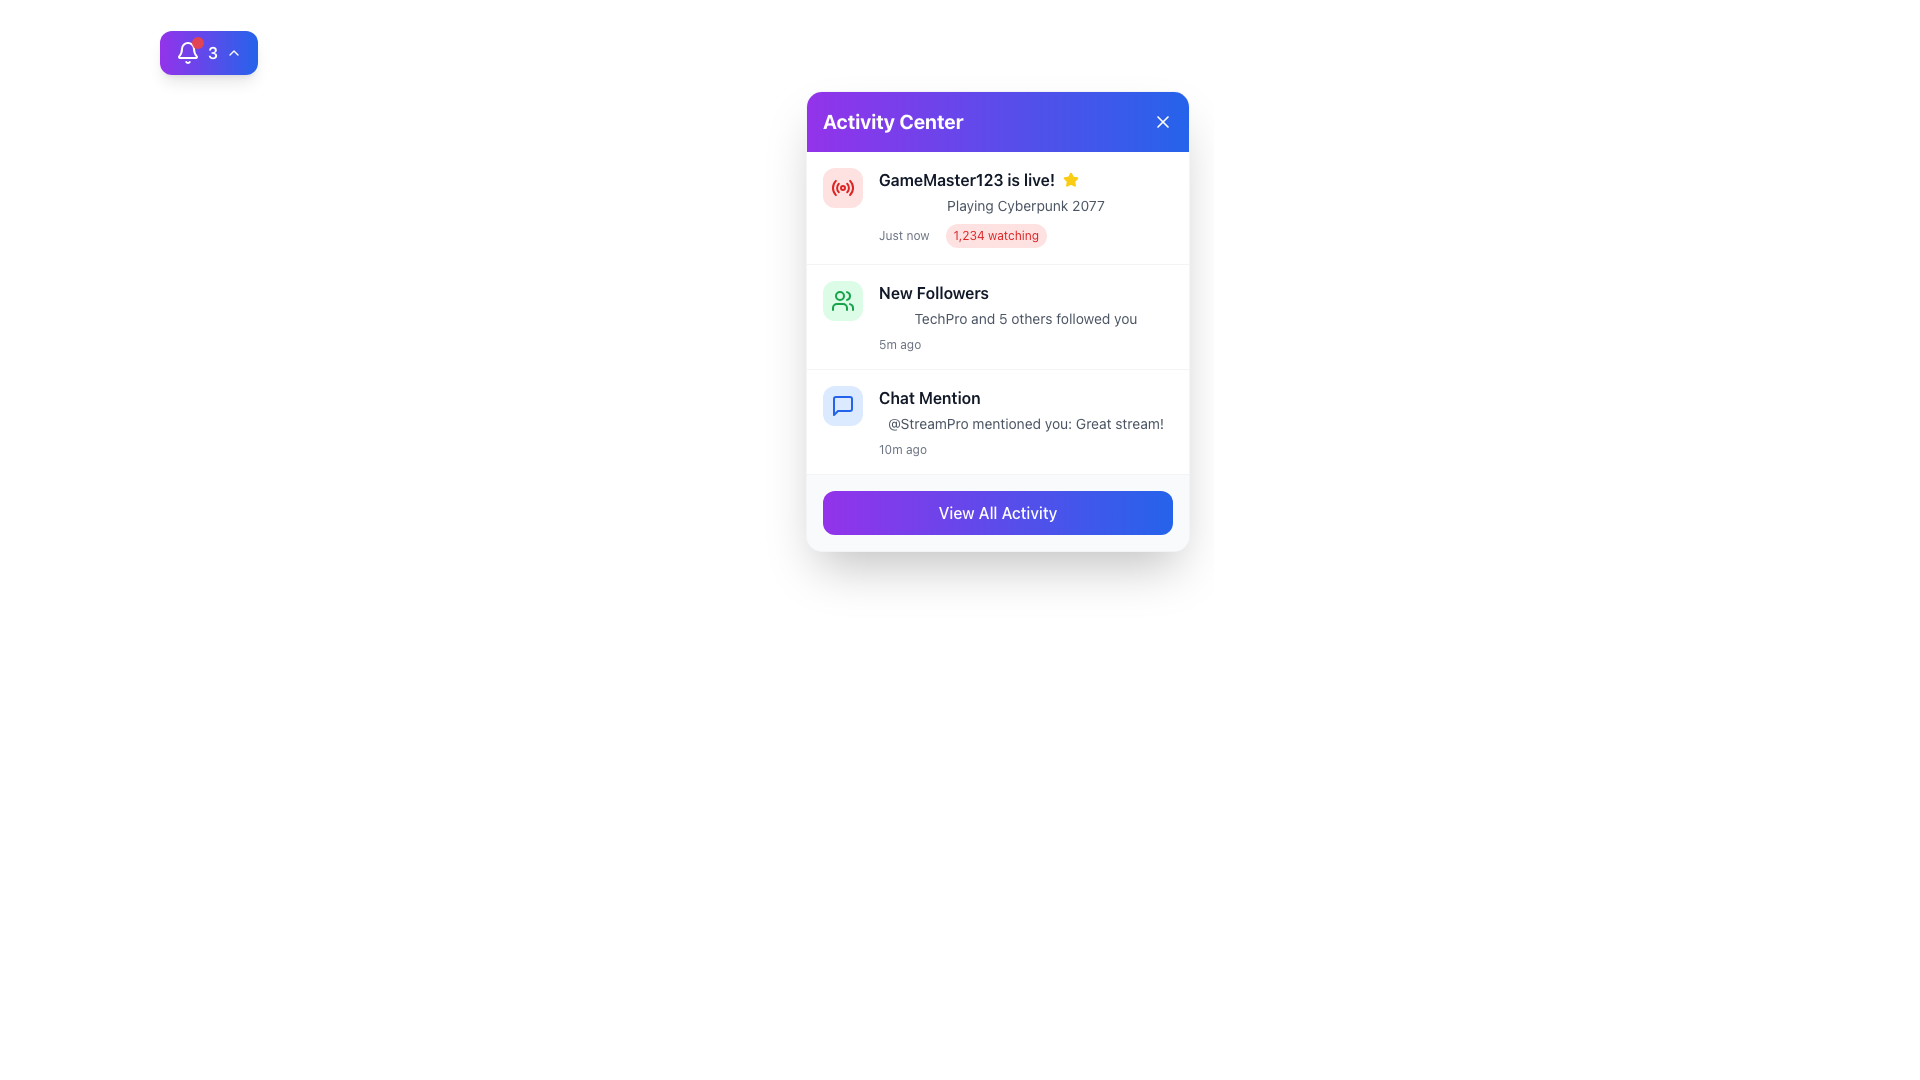 The image size is (1920, 1080). What do you see at coordinates (843, 405) in the screenshot?
I see `the notification represented by the chat mention icon located to the left of the text 'Chat Mention @StreamPro mentioned you: Great stream!' in the third row of the Activity Center dropdown` at bounding box center [843, 405].